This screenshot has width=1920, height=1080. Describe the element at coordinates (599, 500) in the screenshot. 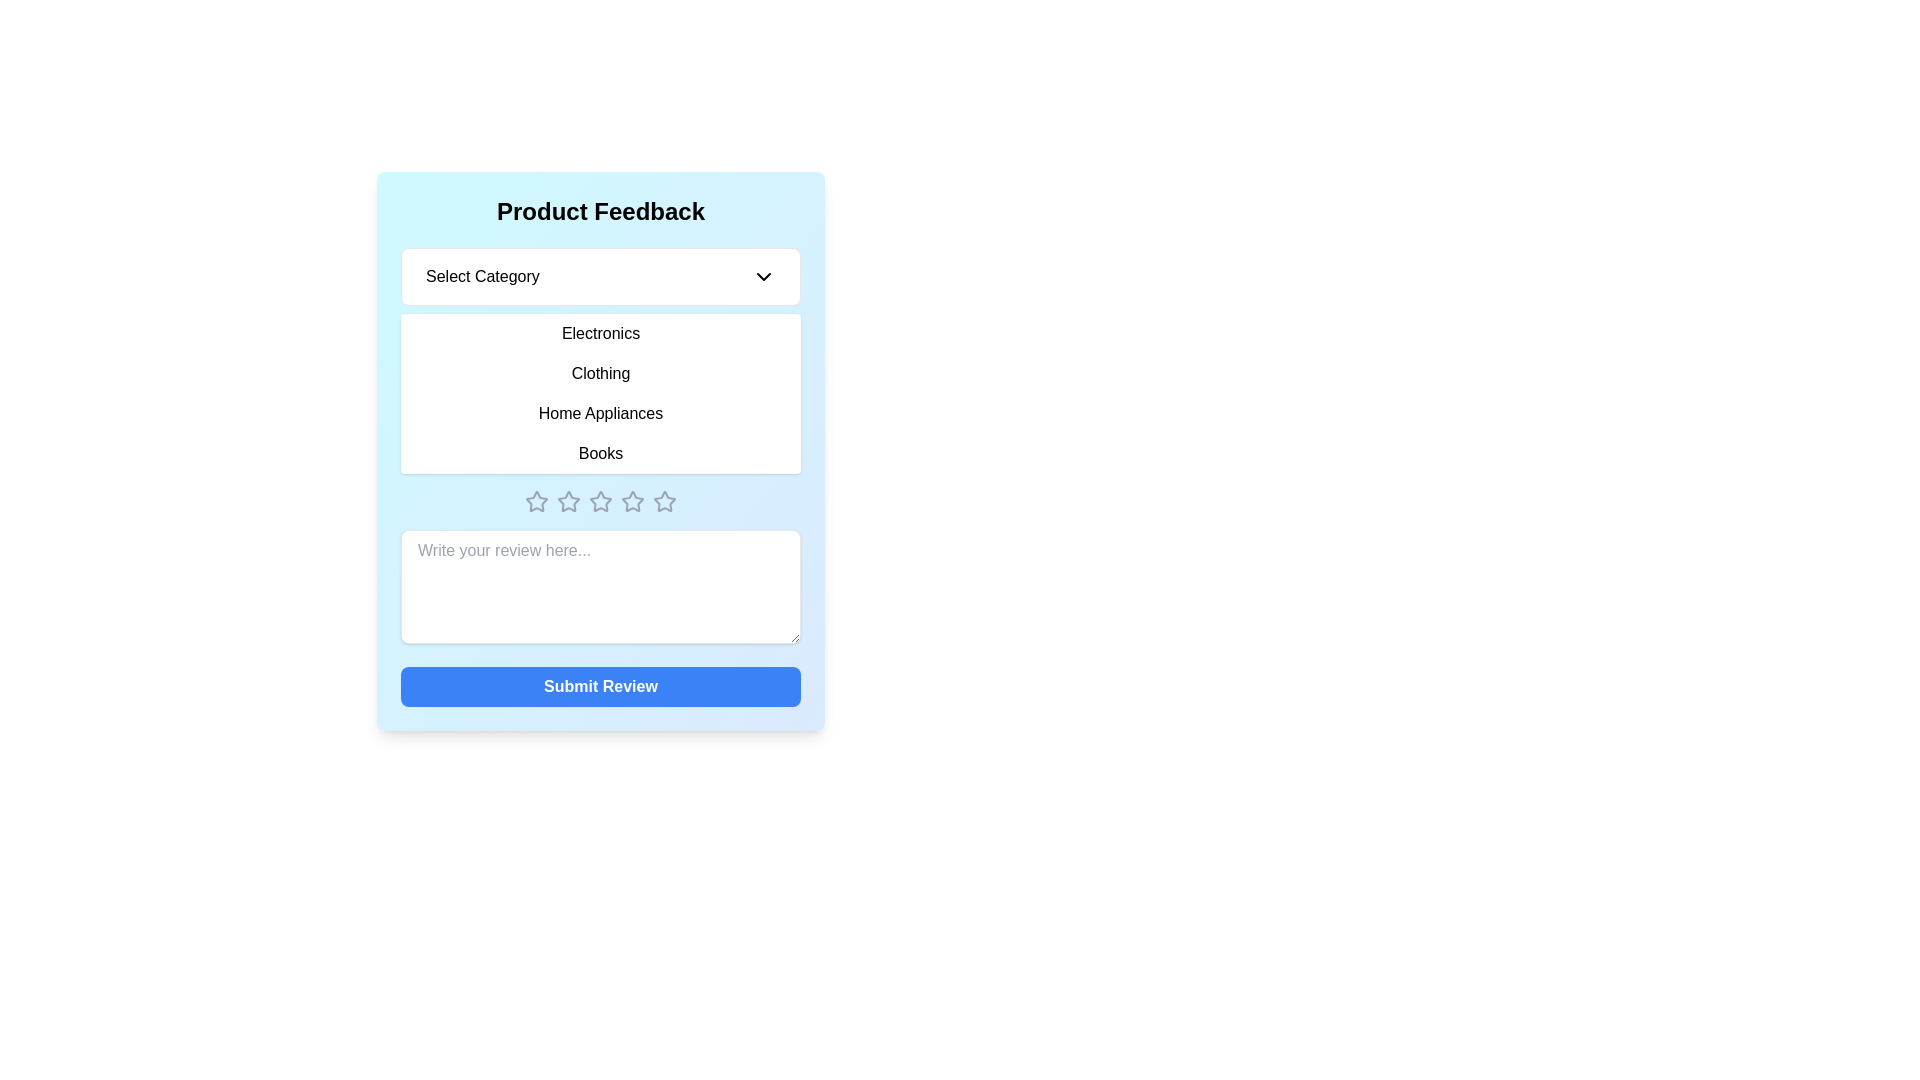

I see `the third star rating icon in the feedback form` at that location.